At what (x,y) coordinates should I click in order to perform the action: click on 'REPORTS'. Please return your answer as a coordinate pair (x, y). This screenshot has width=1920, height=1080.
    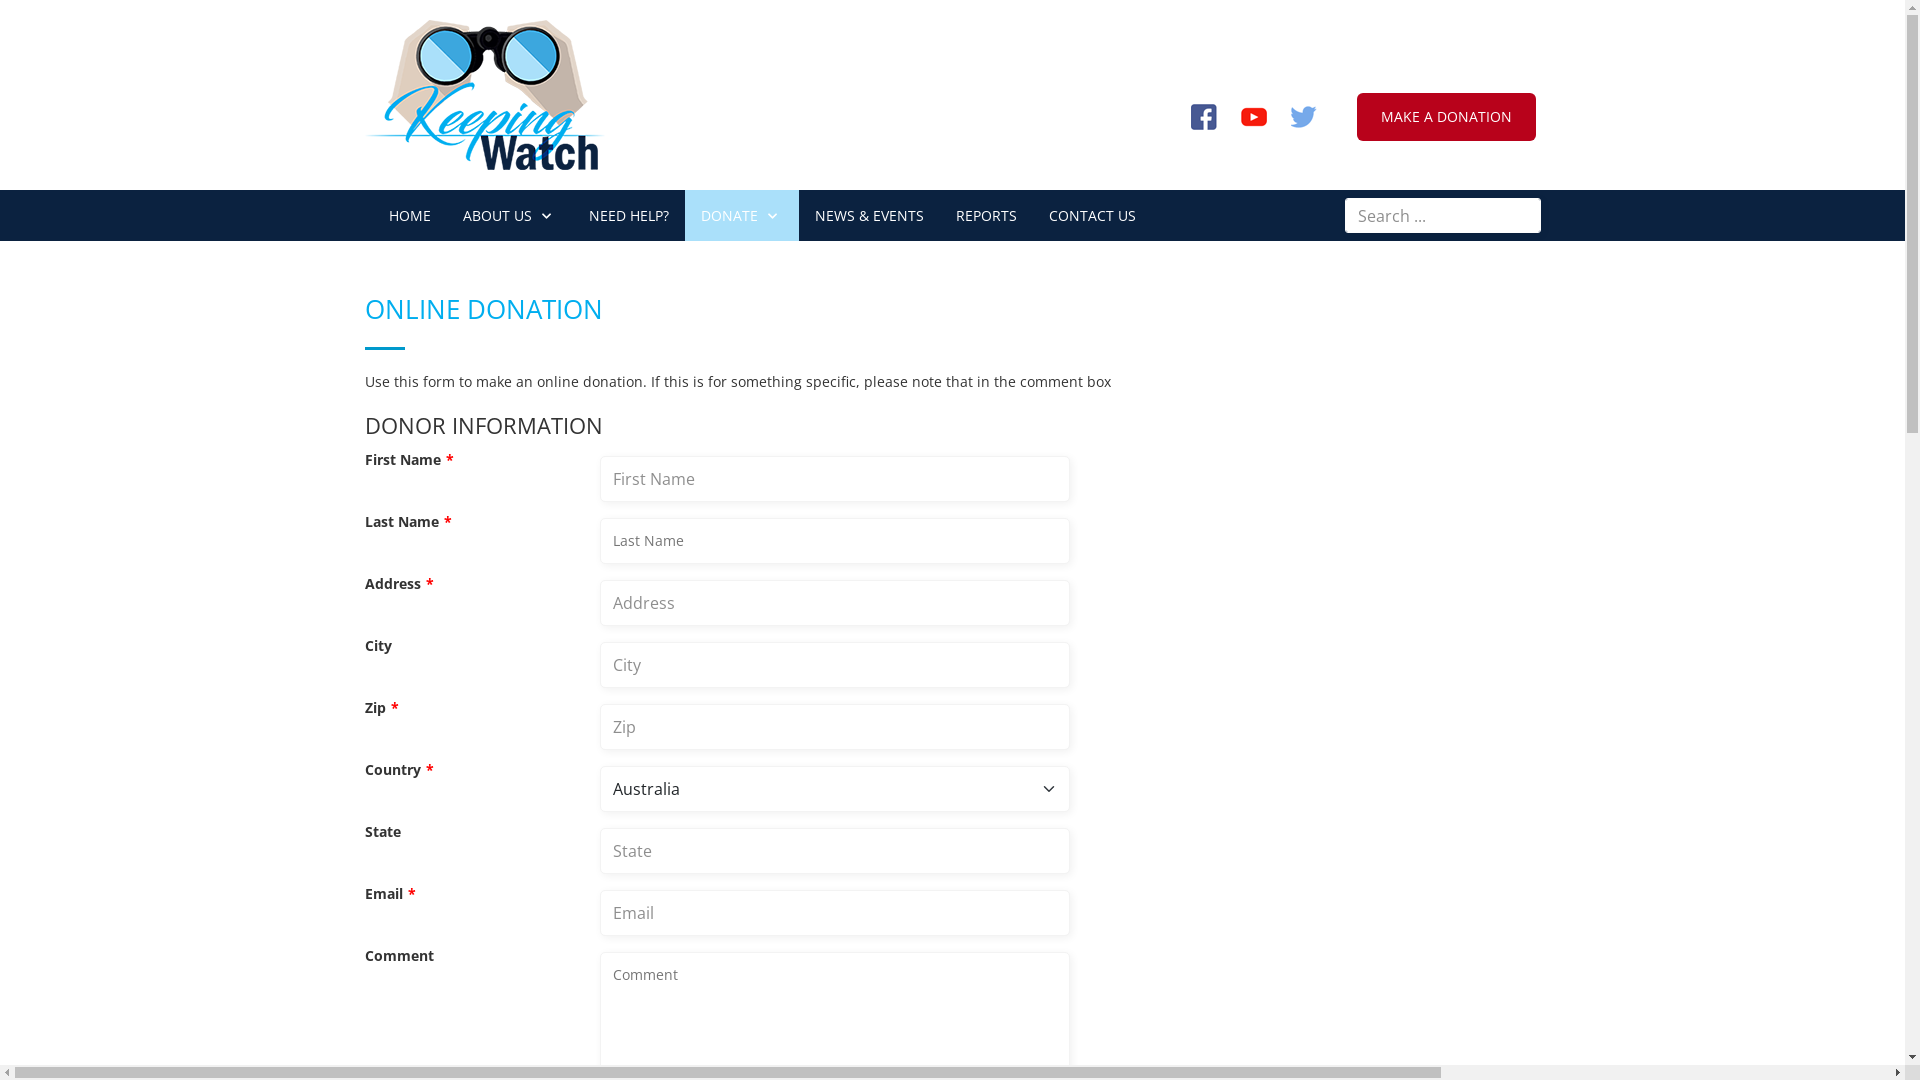
    Looking at the image, I should click on (986, 215).